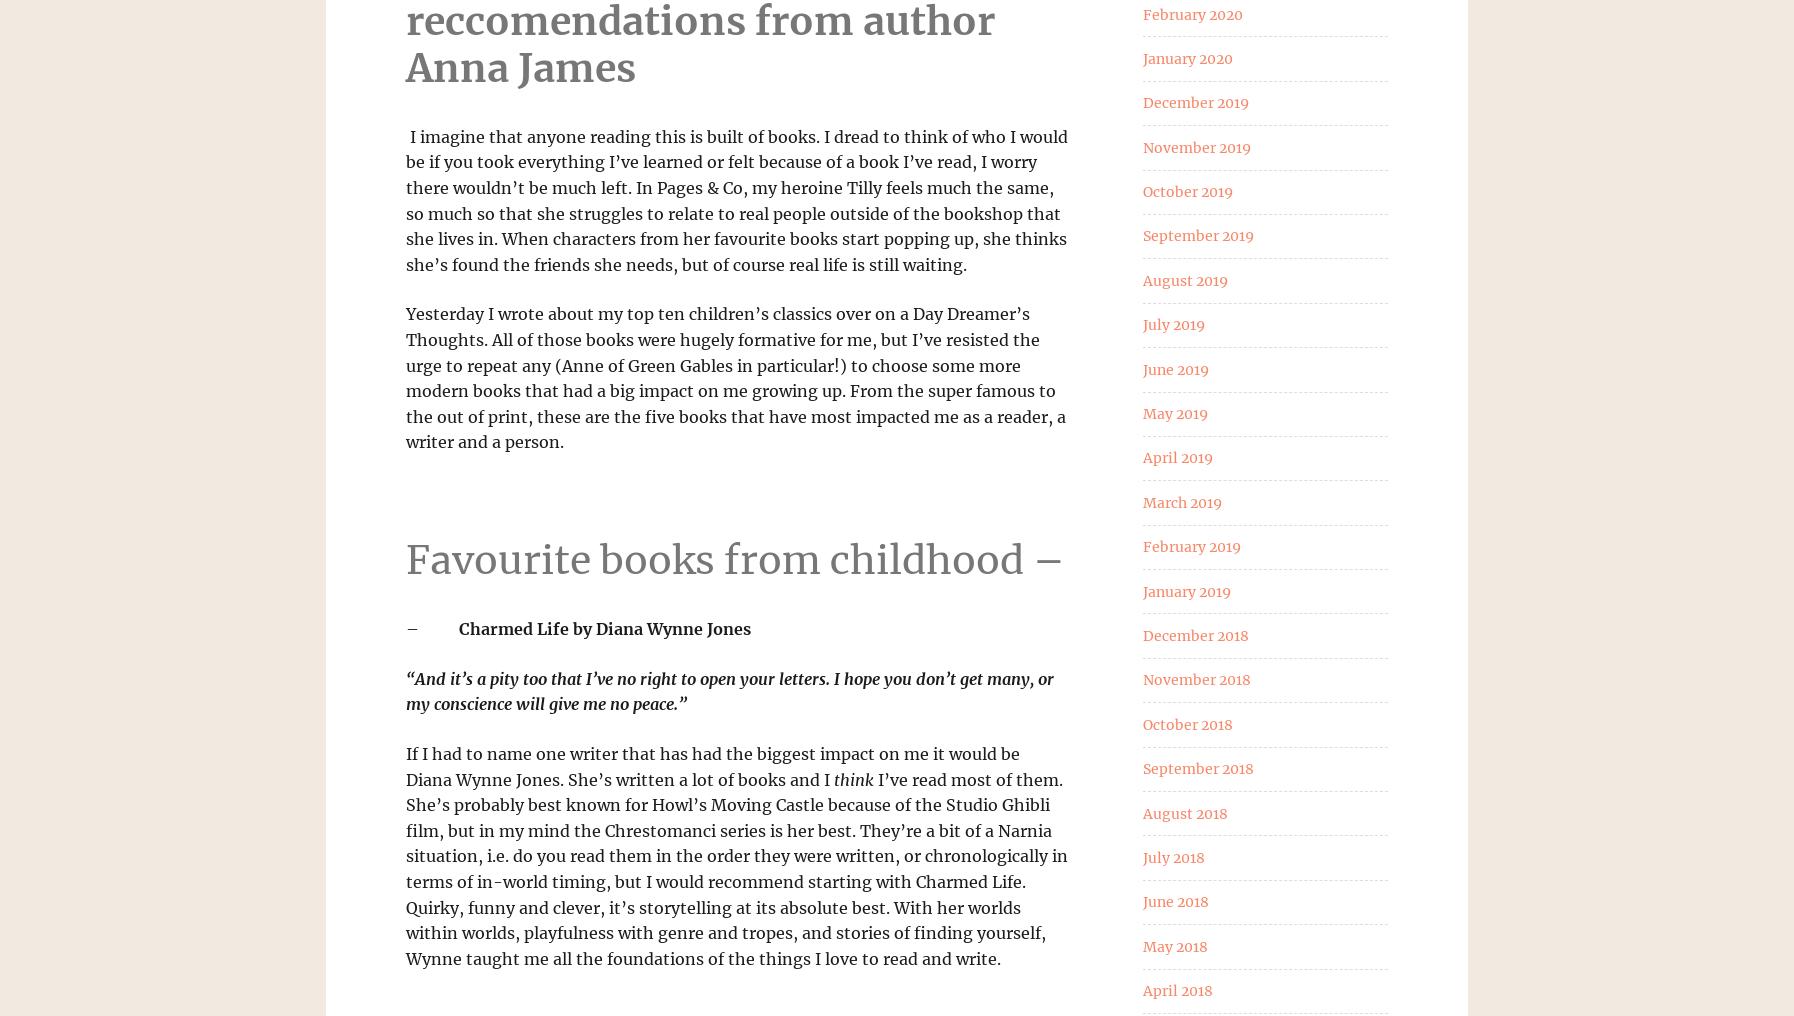 The height and width of the screenshot is (1016, 1794). I want to click on 'July 2019', so click(1171, 325).